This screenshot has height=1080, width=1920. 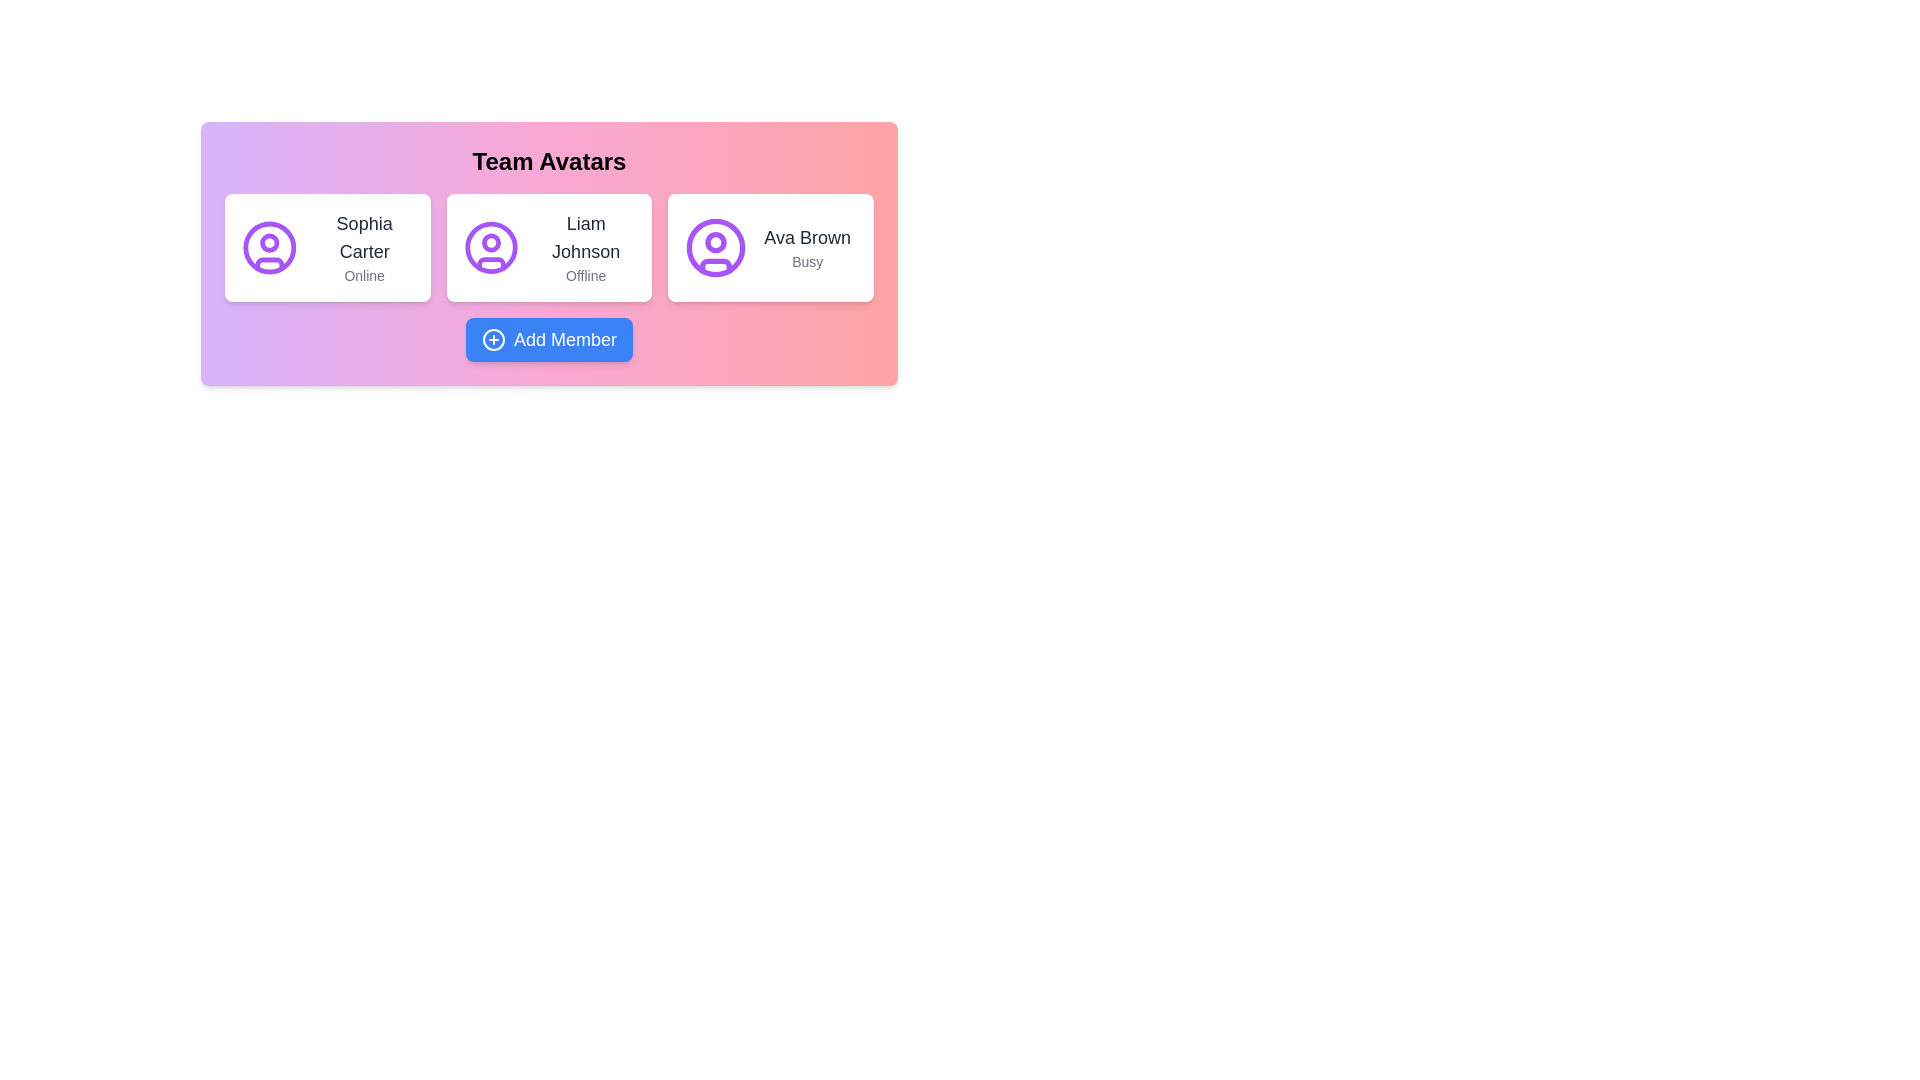 What do you see at coordinates (716, 265) in the screenshot?
I see `the curvy shape resembling a user icon located at the bottom part of the 'Ava Brown' user card's avatar icon` at bounding box center [716, 265].